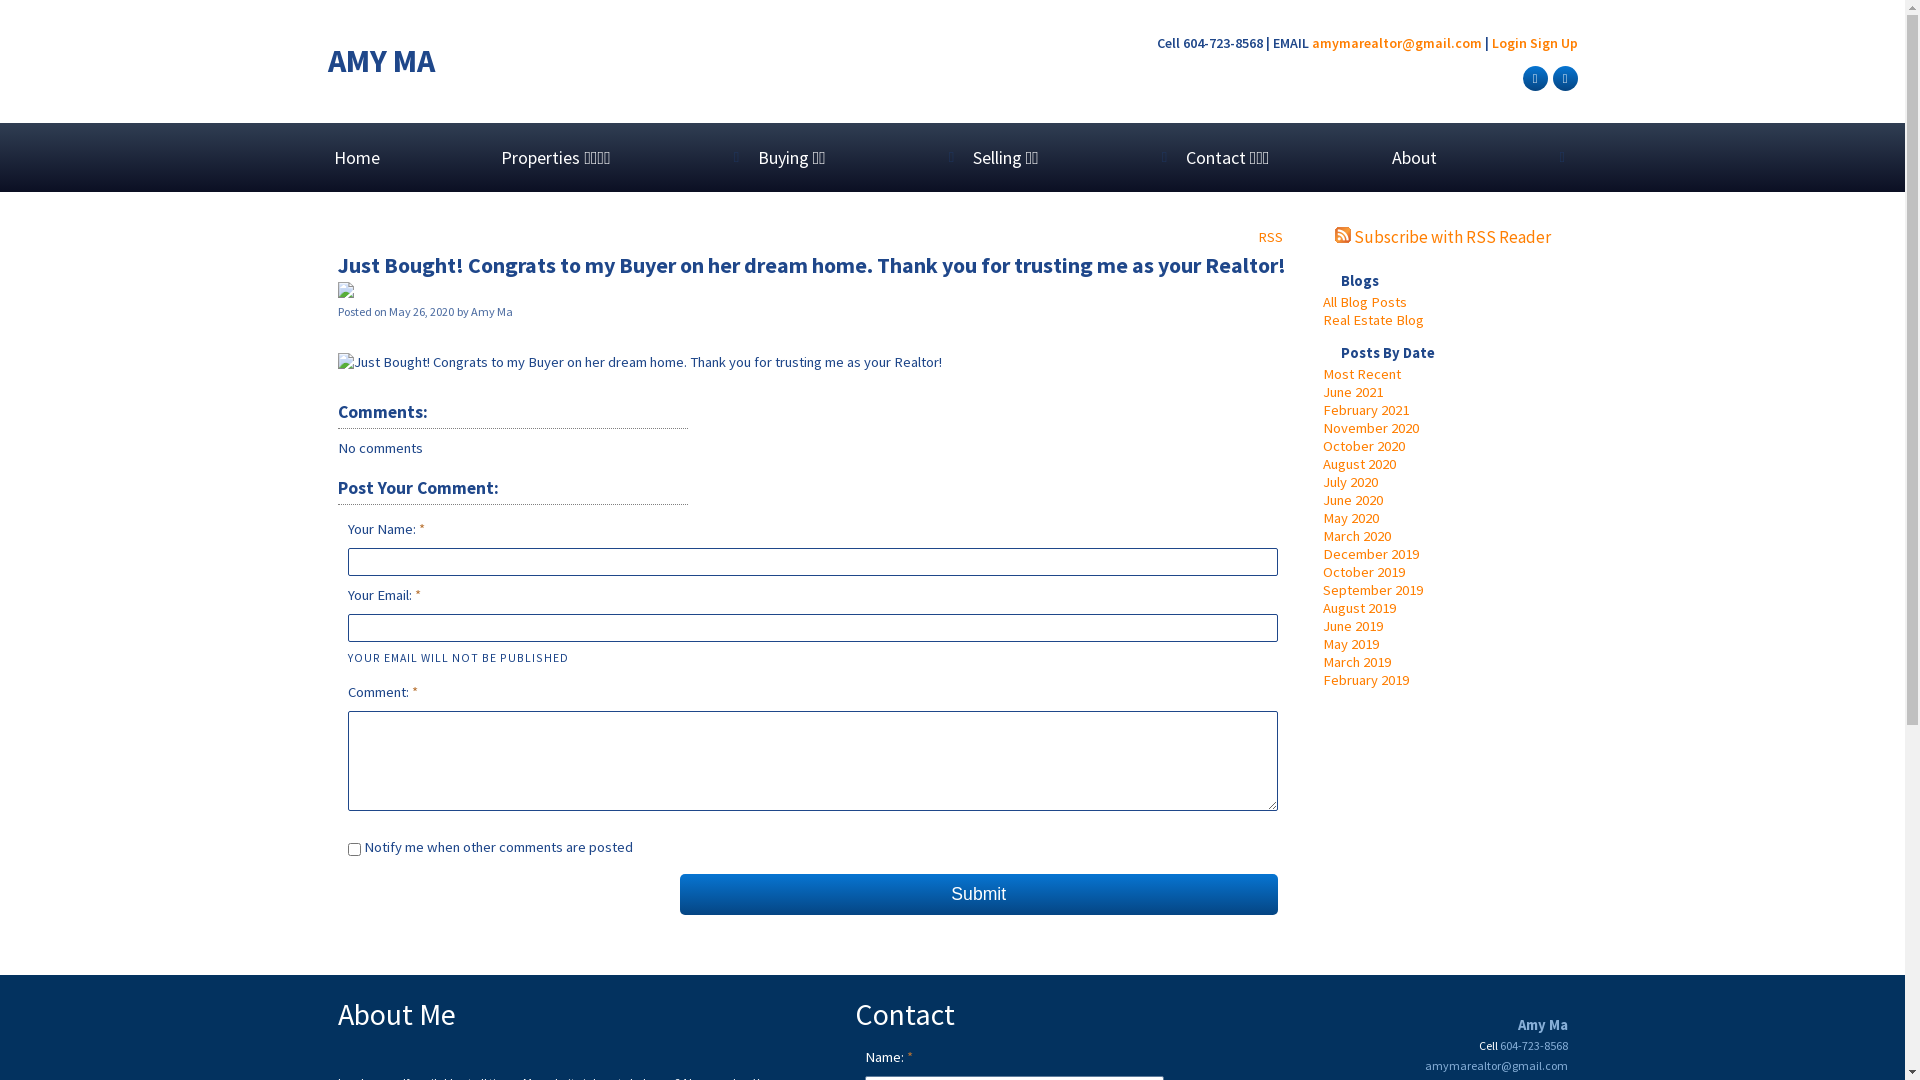 This screenshot has height=1080, width=1920. Describe the element at coordinates (1360, 374) in the screenshot. I see `'Most Recent'` at that location.